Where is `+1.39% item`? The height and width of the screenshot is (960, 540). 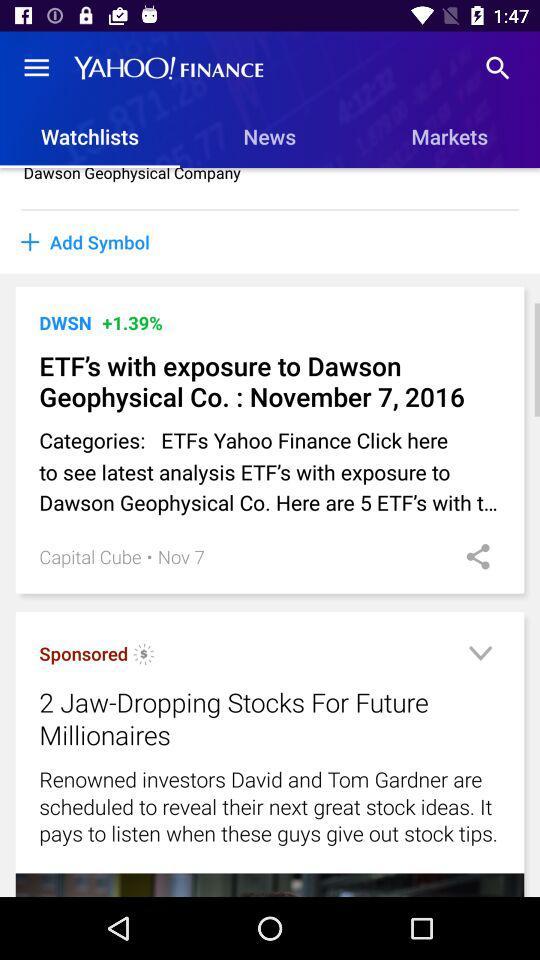 +1.39% item is located at coordinates (132, 322).